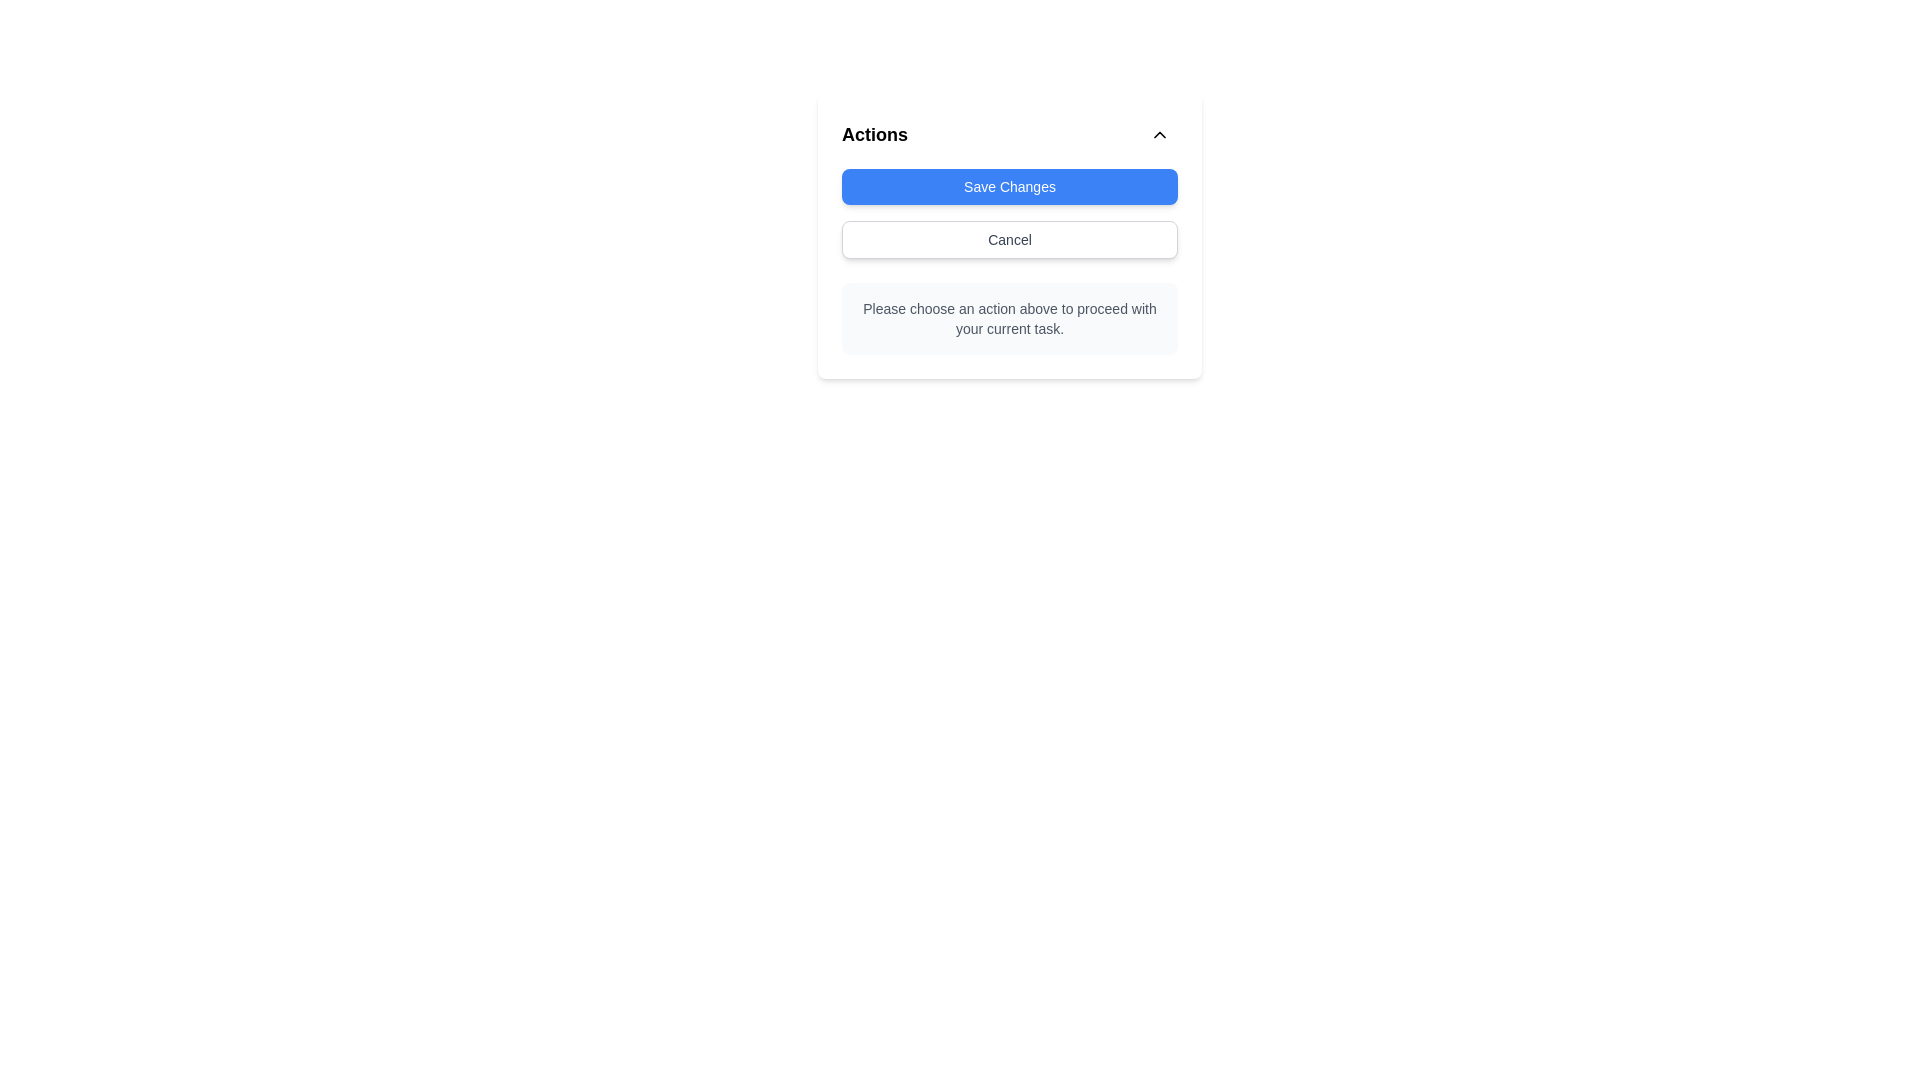 This screenshot has width=1920, height=1080. What do you see at coordinates (1009, 238) in the screenshot?
I see `the cancel button located directly below the 'Save Changes' button` at bounding box center [1009, 238].